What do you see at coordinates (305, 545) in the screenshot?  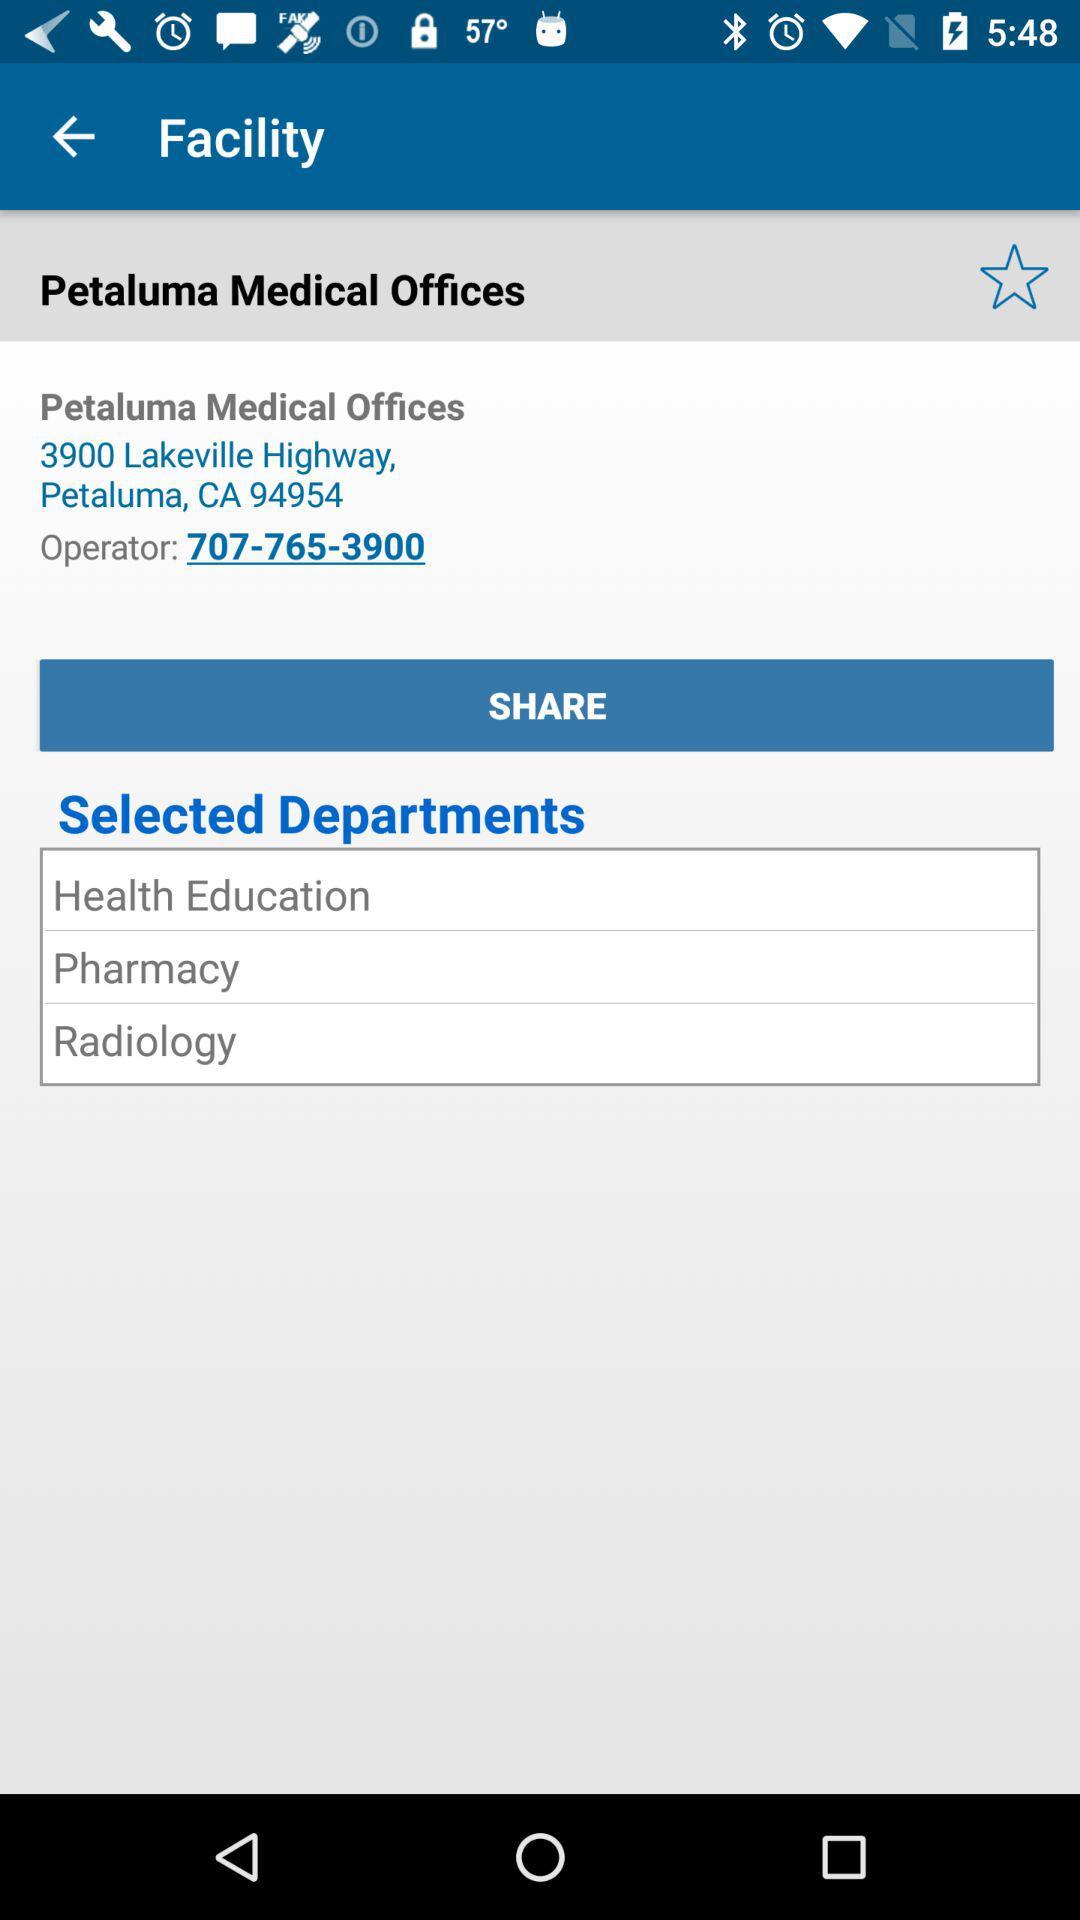 I see `the app below 3900 lakeville highway item` at bounding box center [305, 545].